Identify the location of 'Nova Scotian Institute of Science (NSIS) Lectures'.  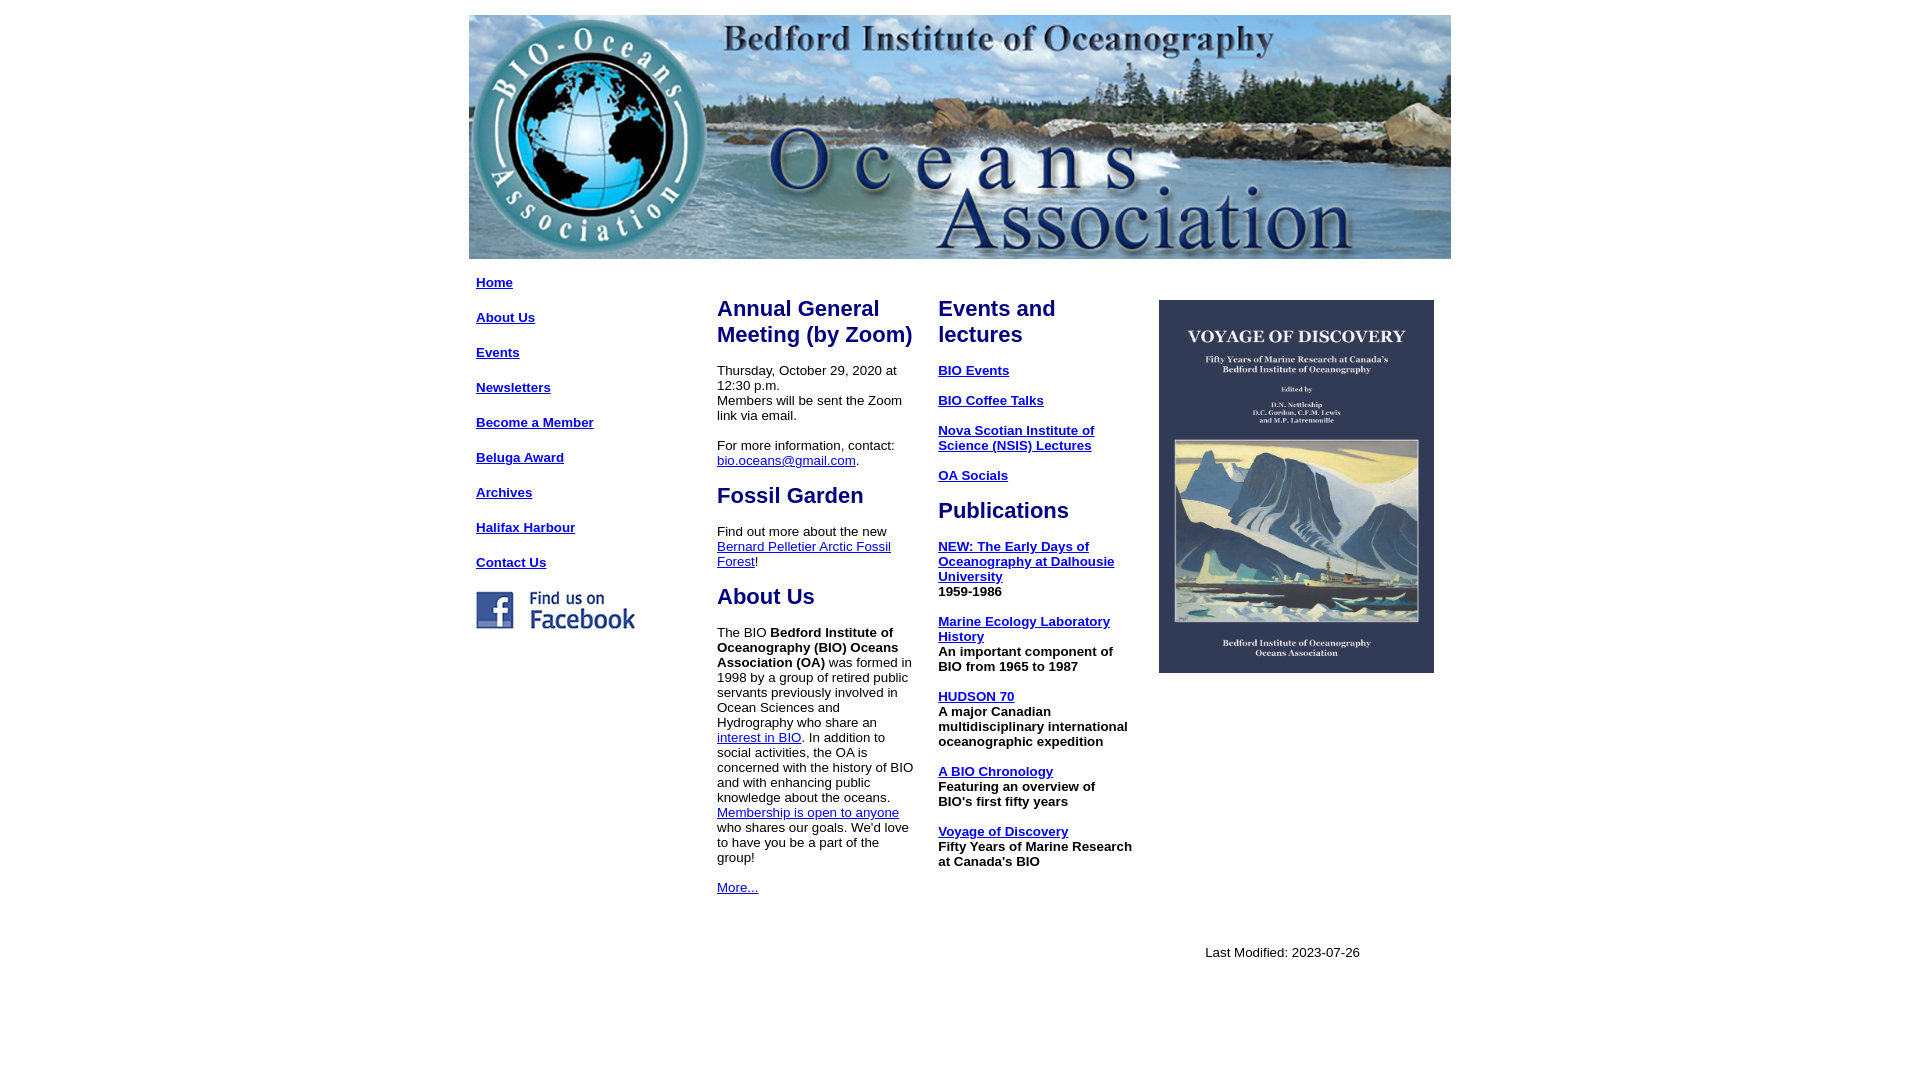
(1016, 437).